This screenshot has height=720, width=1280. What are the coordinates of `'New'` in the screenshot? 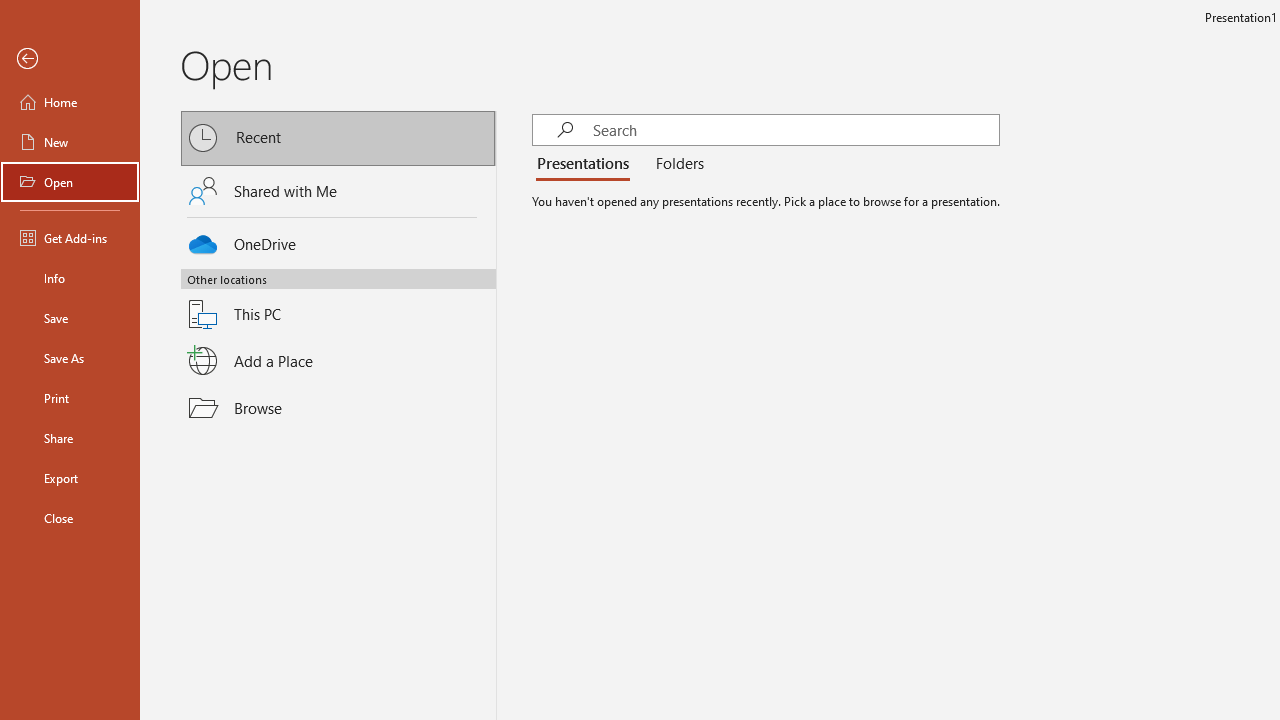 It's located at (69, 140).